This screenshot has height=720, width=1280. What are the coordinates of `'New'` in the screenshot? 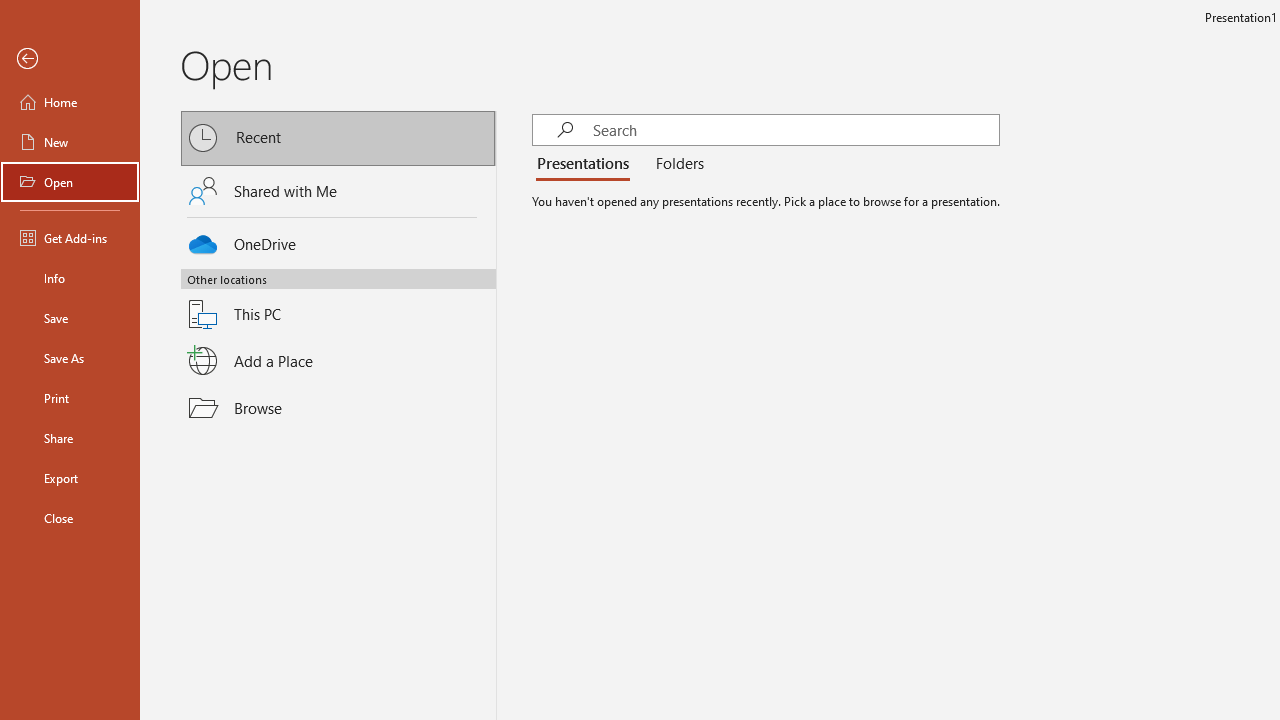 It's located at (69, 140).